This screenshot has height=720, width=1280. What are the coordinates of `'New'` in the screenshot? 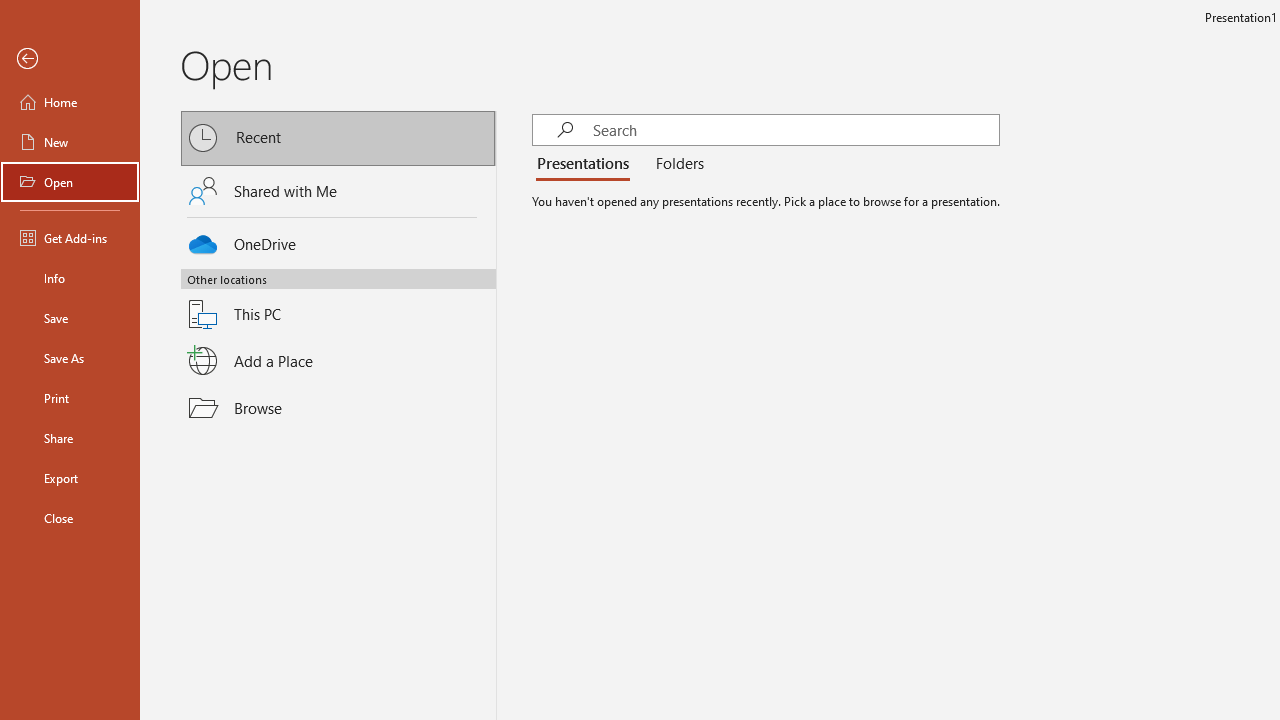 It's located at (69, 140).